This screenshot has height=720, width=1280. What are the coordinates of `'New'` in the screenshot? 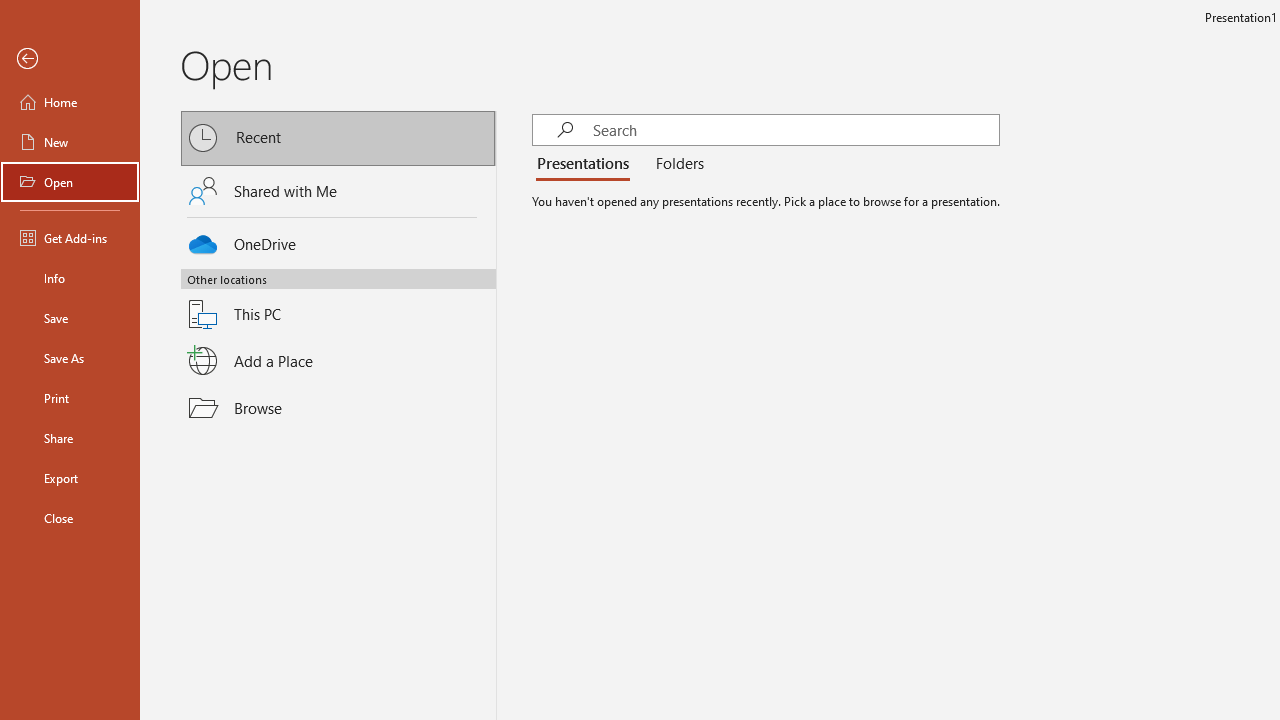 It's located at (69, 140).